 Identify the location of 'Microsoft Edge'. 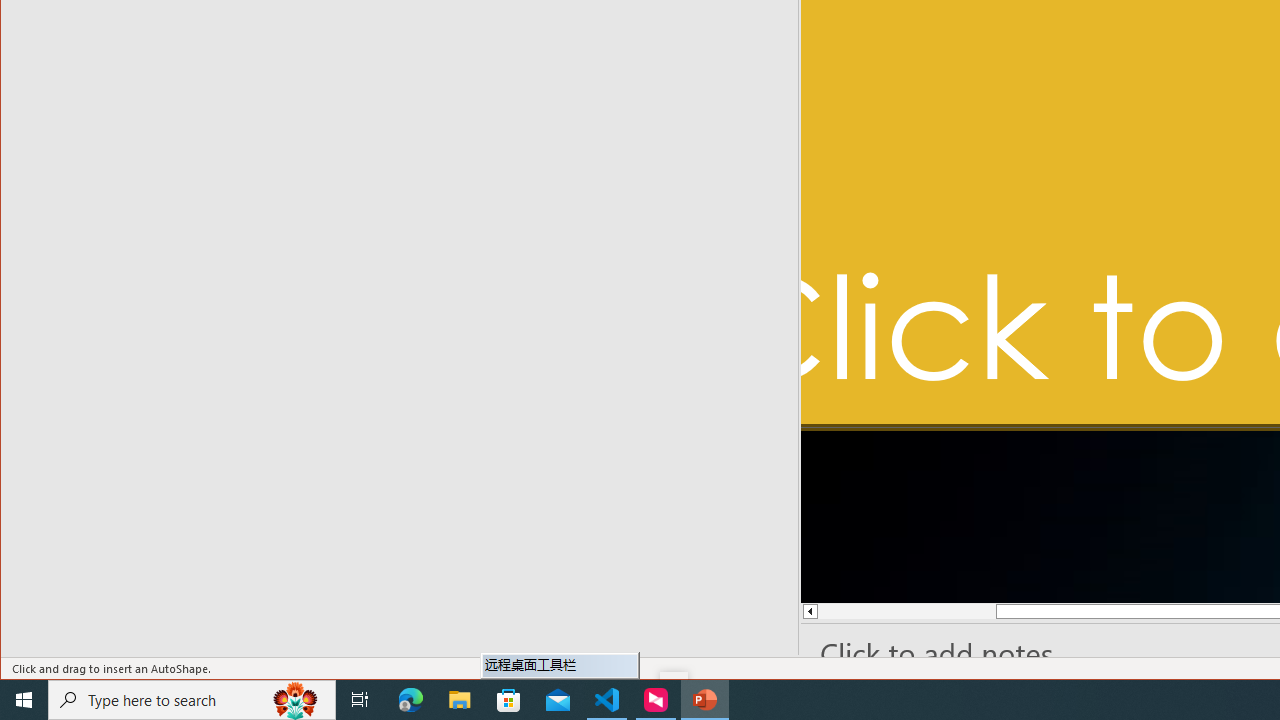
(410, 698).